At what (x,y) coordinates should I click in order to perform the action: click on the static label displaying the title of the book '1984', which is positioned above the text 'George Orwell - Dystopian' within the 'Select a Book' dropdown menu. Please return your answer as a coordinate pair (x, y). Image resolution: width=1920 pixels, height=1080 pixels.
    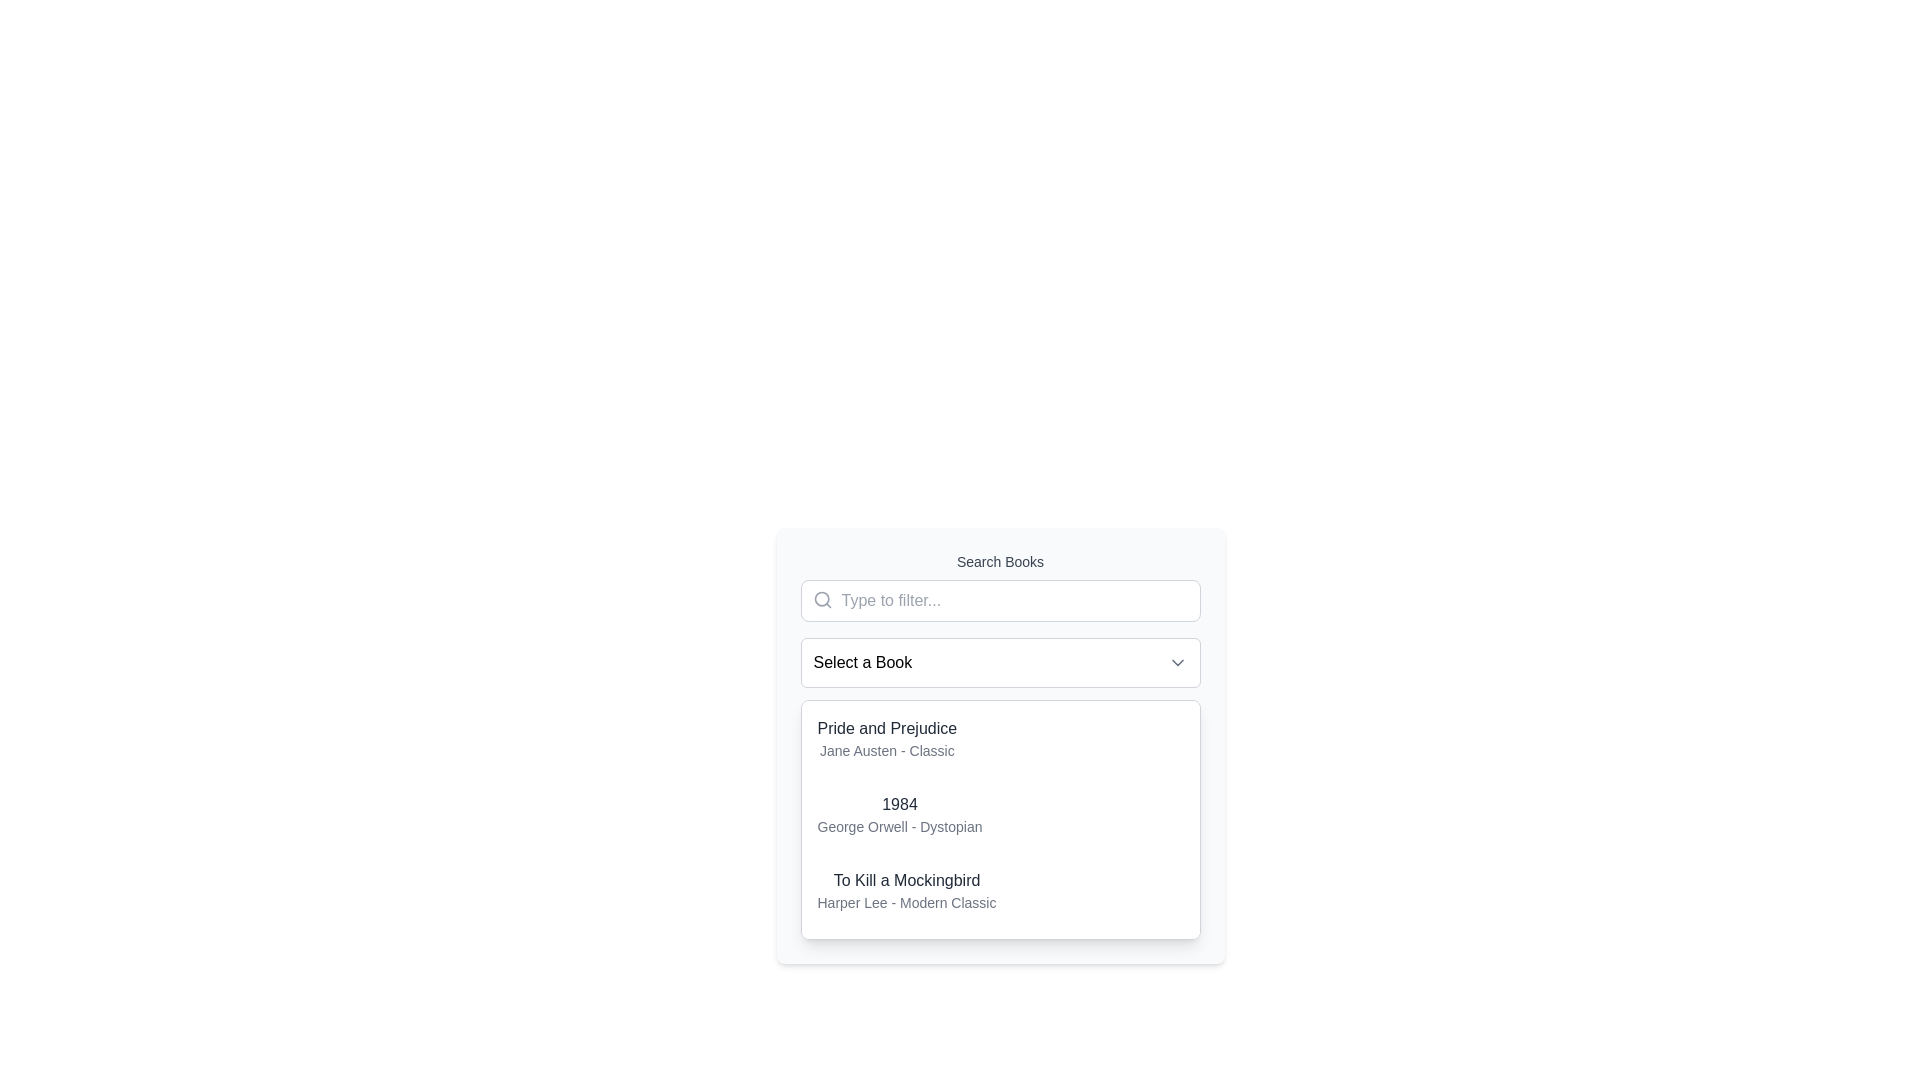
    Looking at the image, I should click on (898, 804).